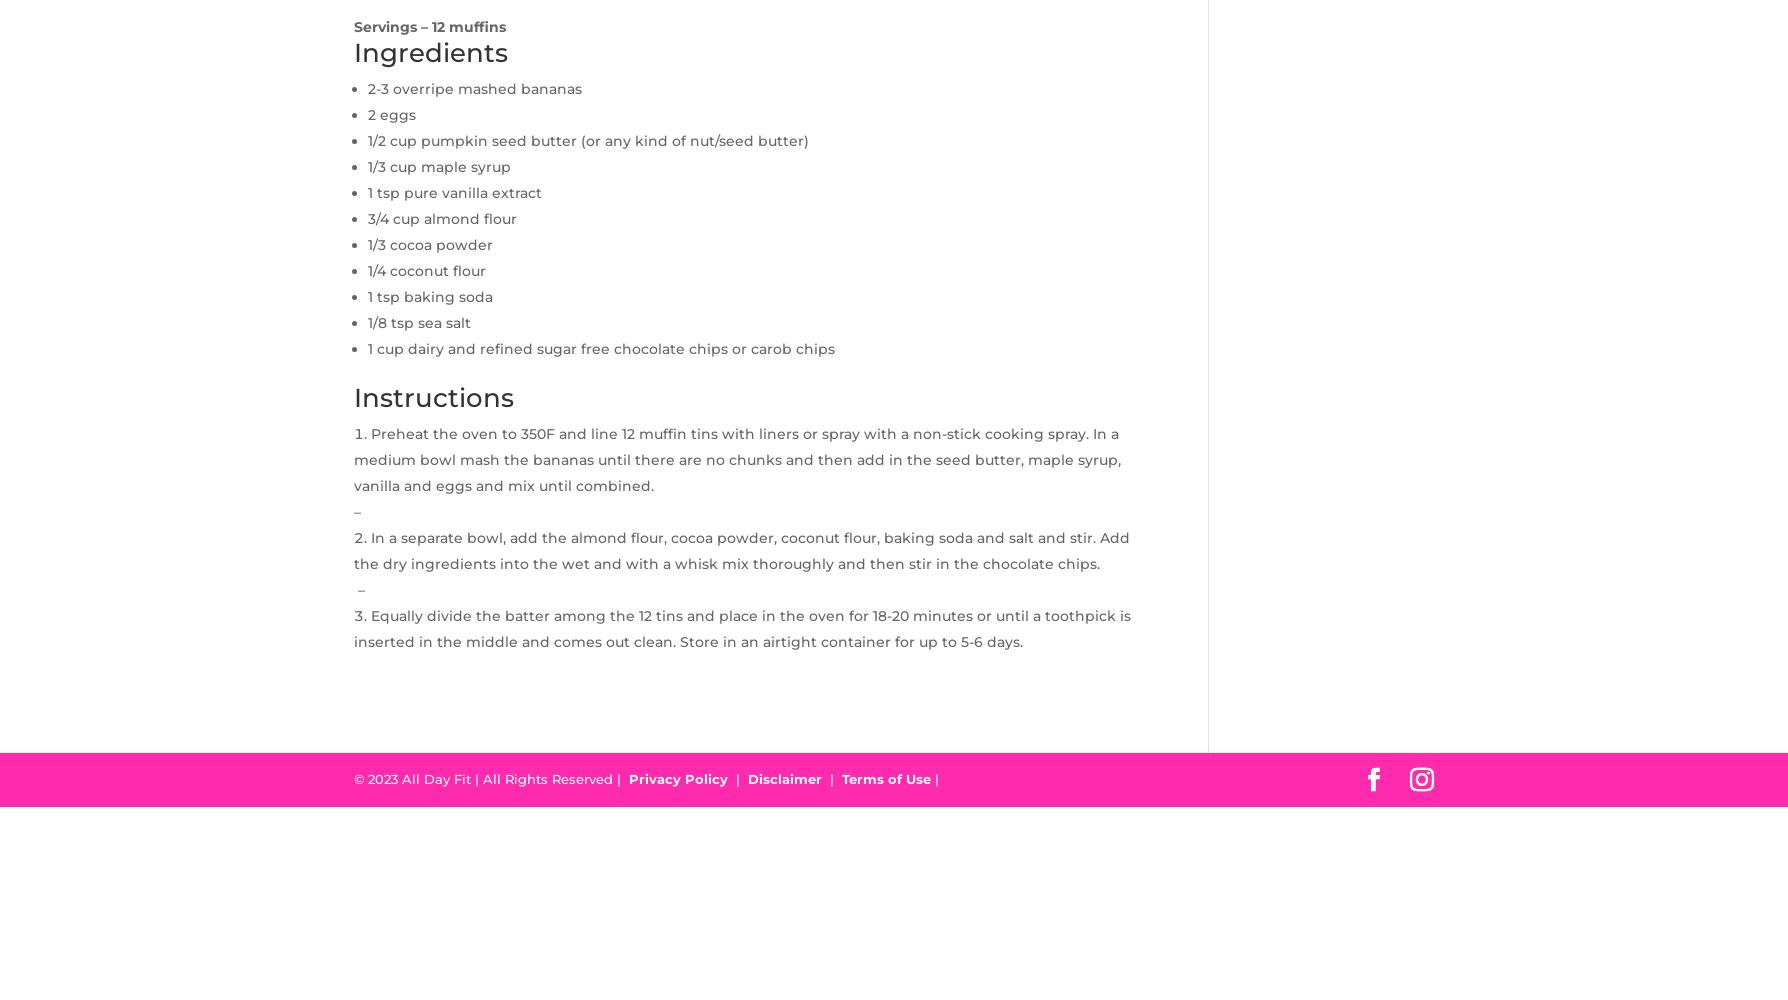  Describe the element at coordinates (438, 166) in the screenshot. I see `'1/3 cup maple syrup'` at that location.